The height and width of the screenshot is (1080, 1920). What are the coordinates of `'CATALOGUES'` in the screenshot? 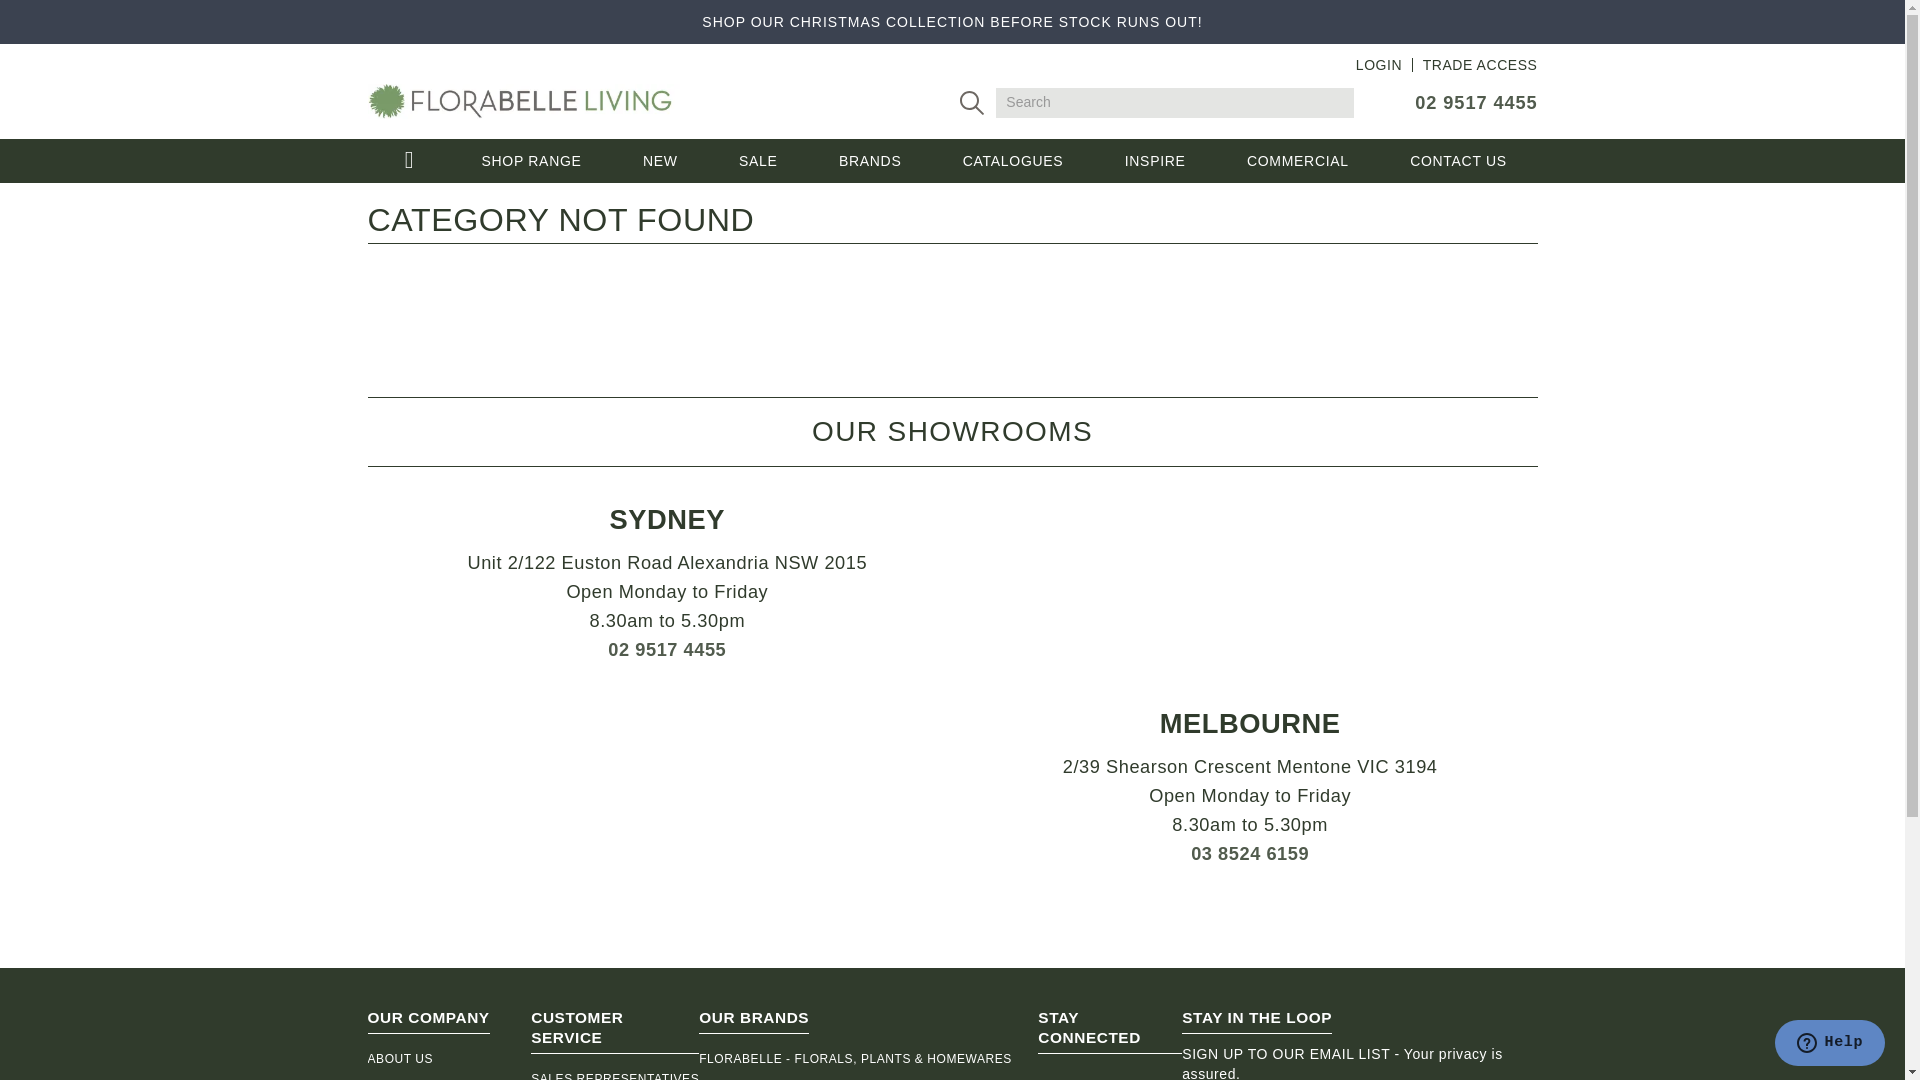 It's located at (1012, 160).